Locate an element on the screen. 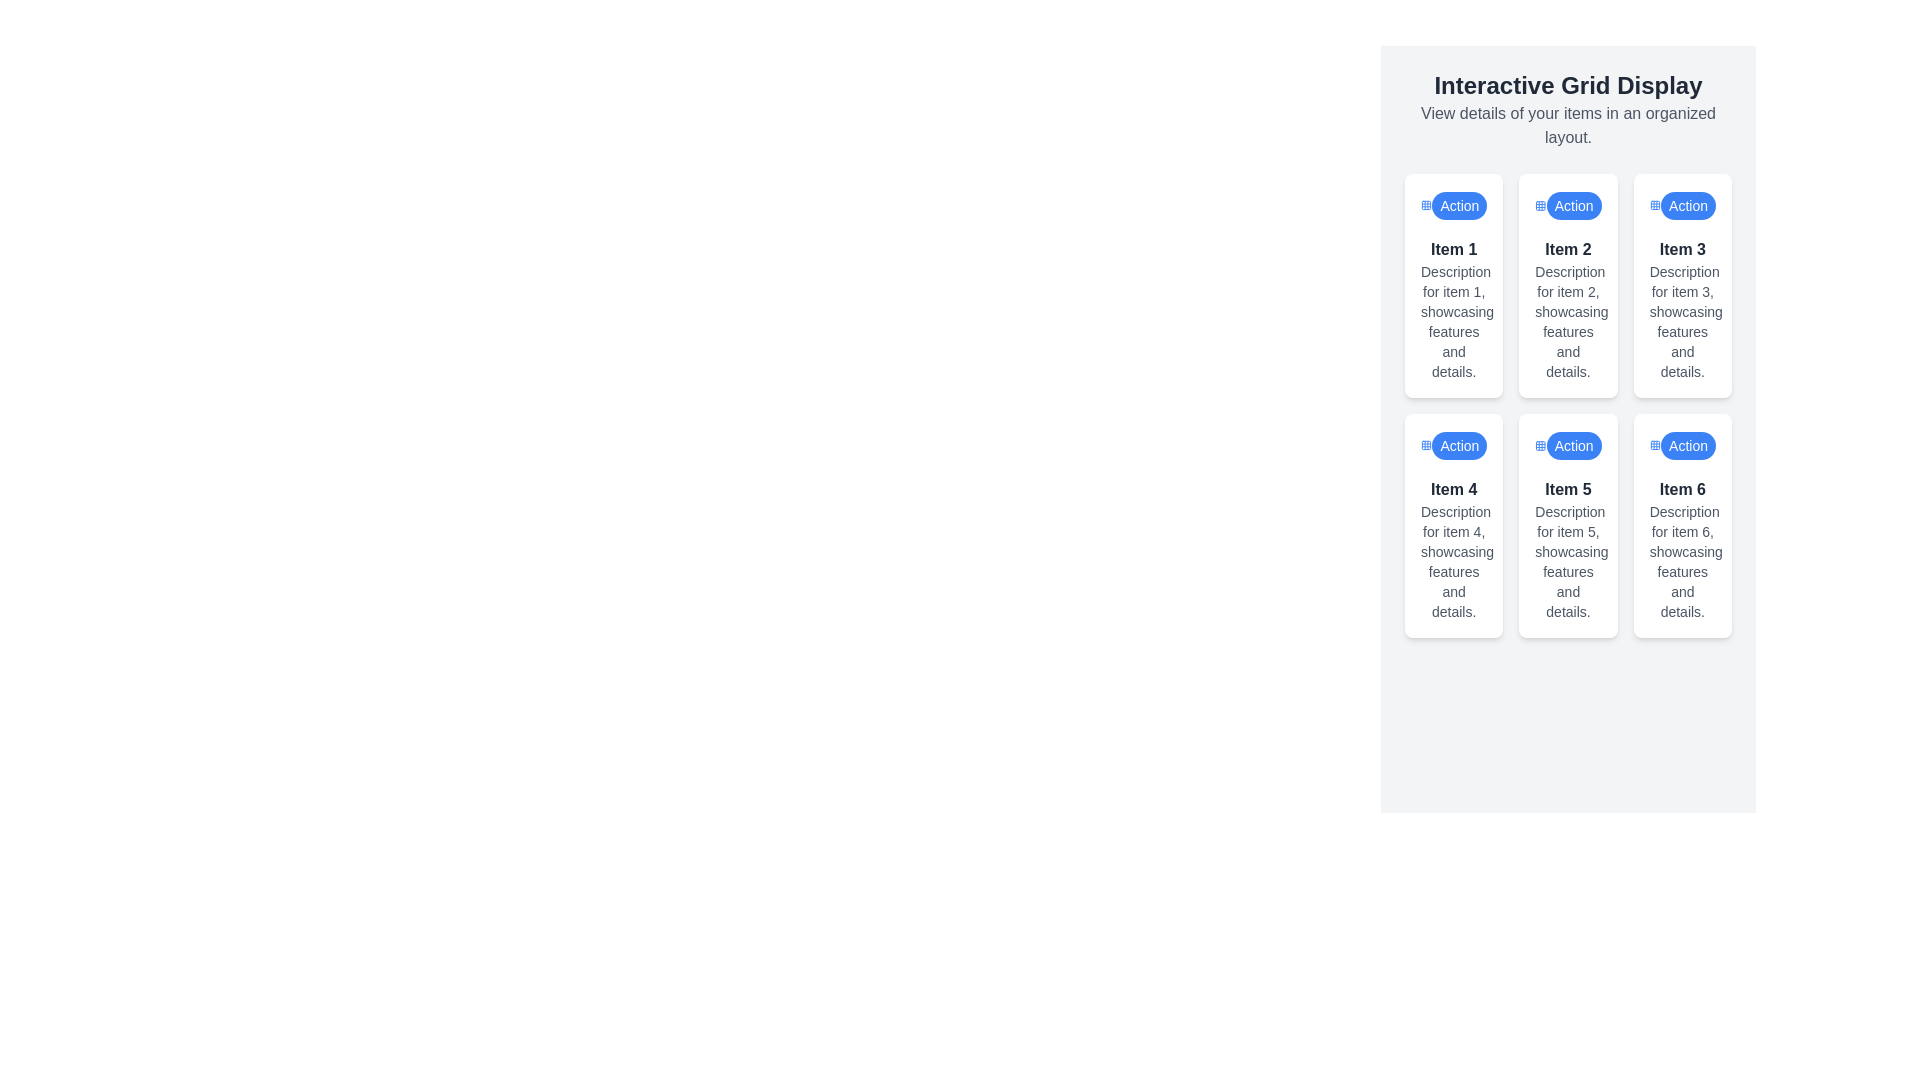  grid layout icon with SVG graphics located in the 'Item 4' card under the 'Interactive Grid Display' header, positioned to the left of the 'Action' button is located at coordinates (1425, 445).